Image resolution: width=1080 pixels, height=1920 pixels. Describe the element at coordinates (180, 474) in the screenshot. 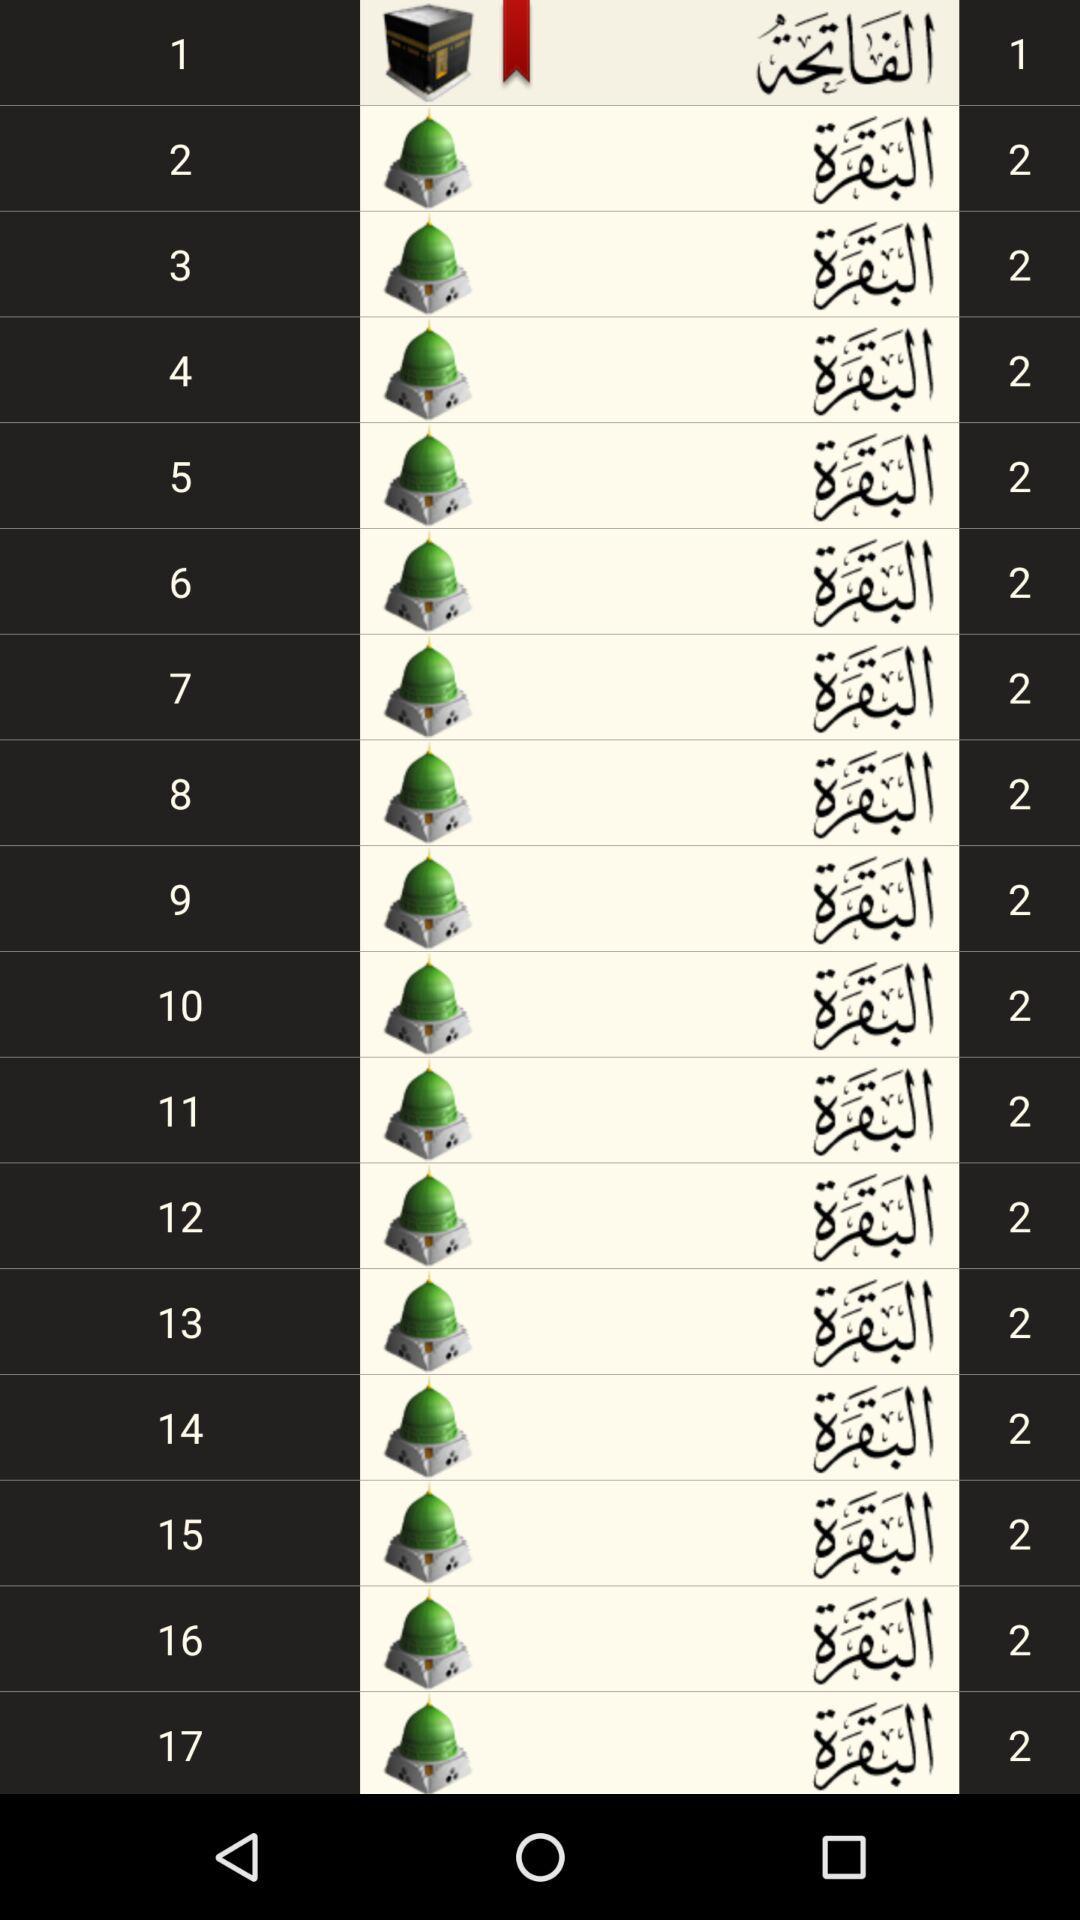

I see `5 icon` at that location.